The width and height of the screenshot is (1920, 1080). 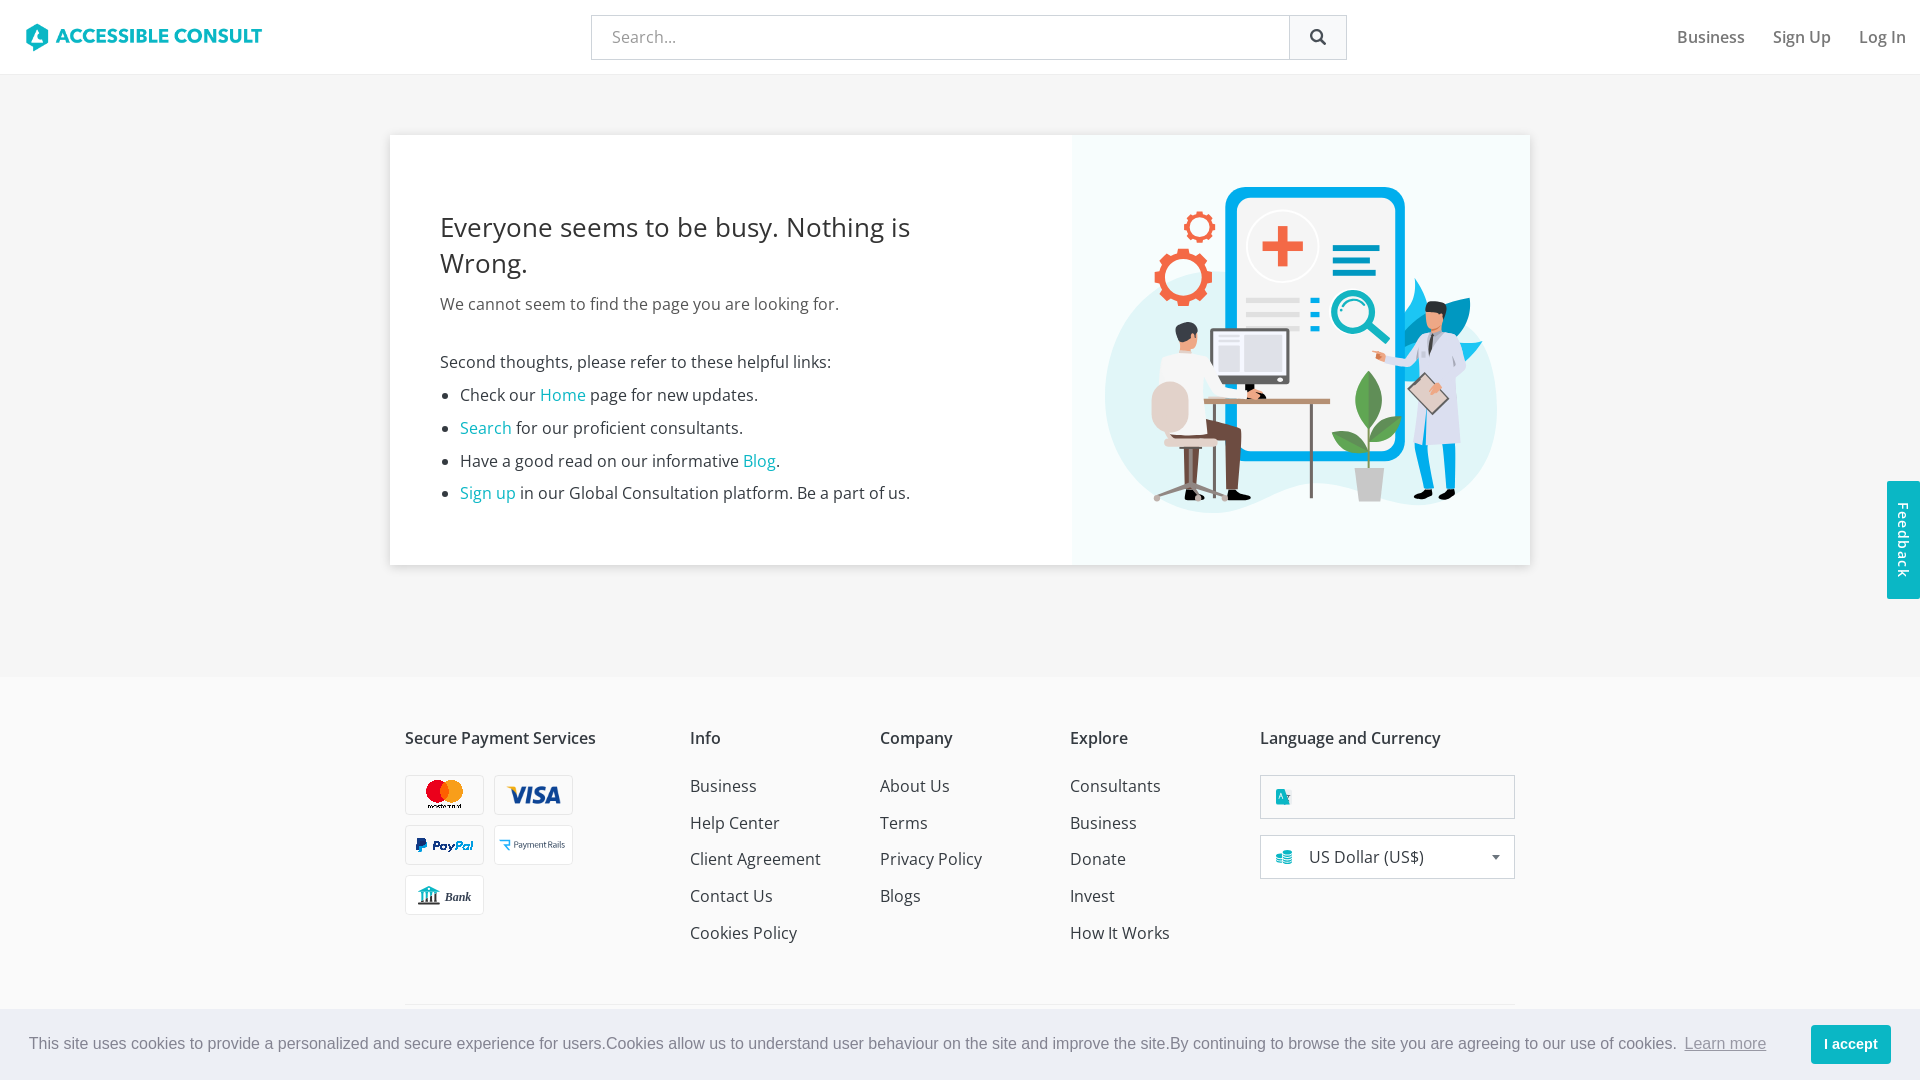 I want to click on 'About Us', so click(x=914, y=785).